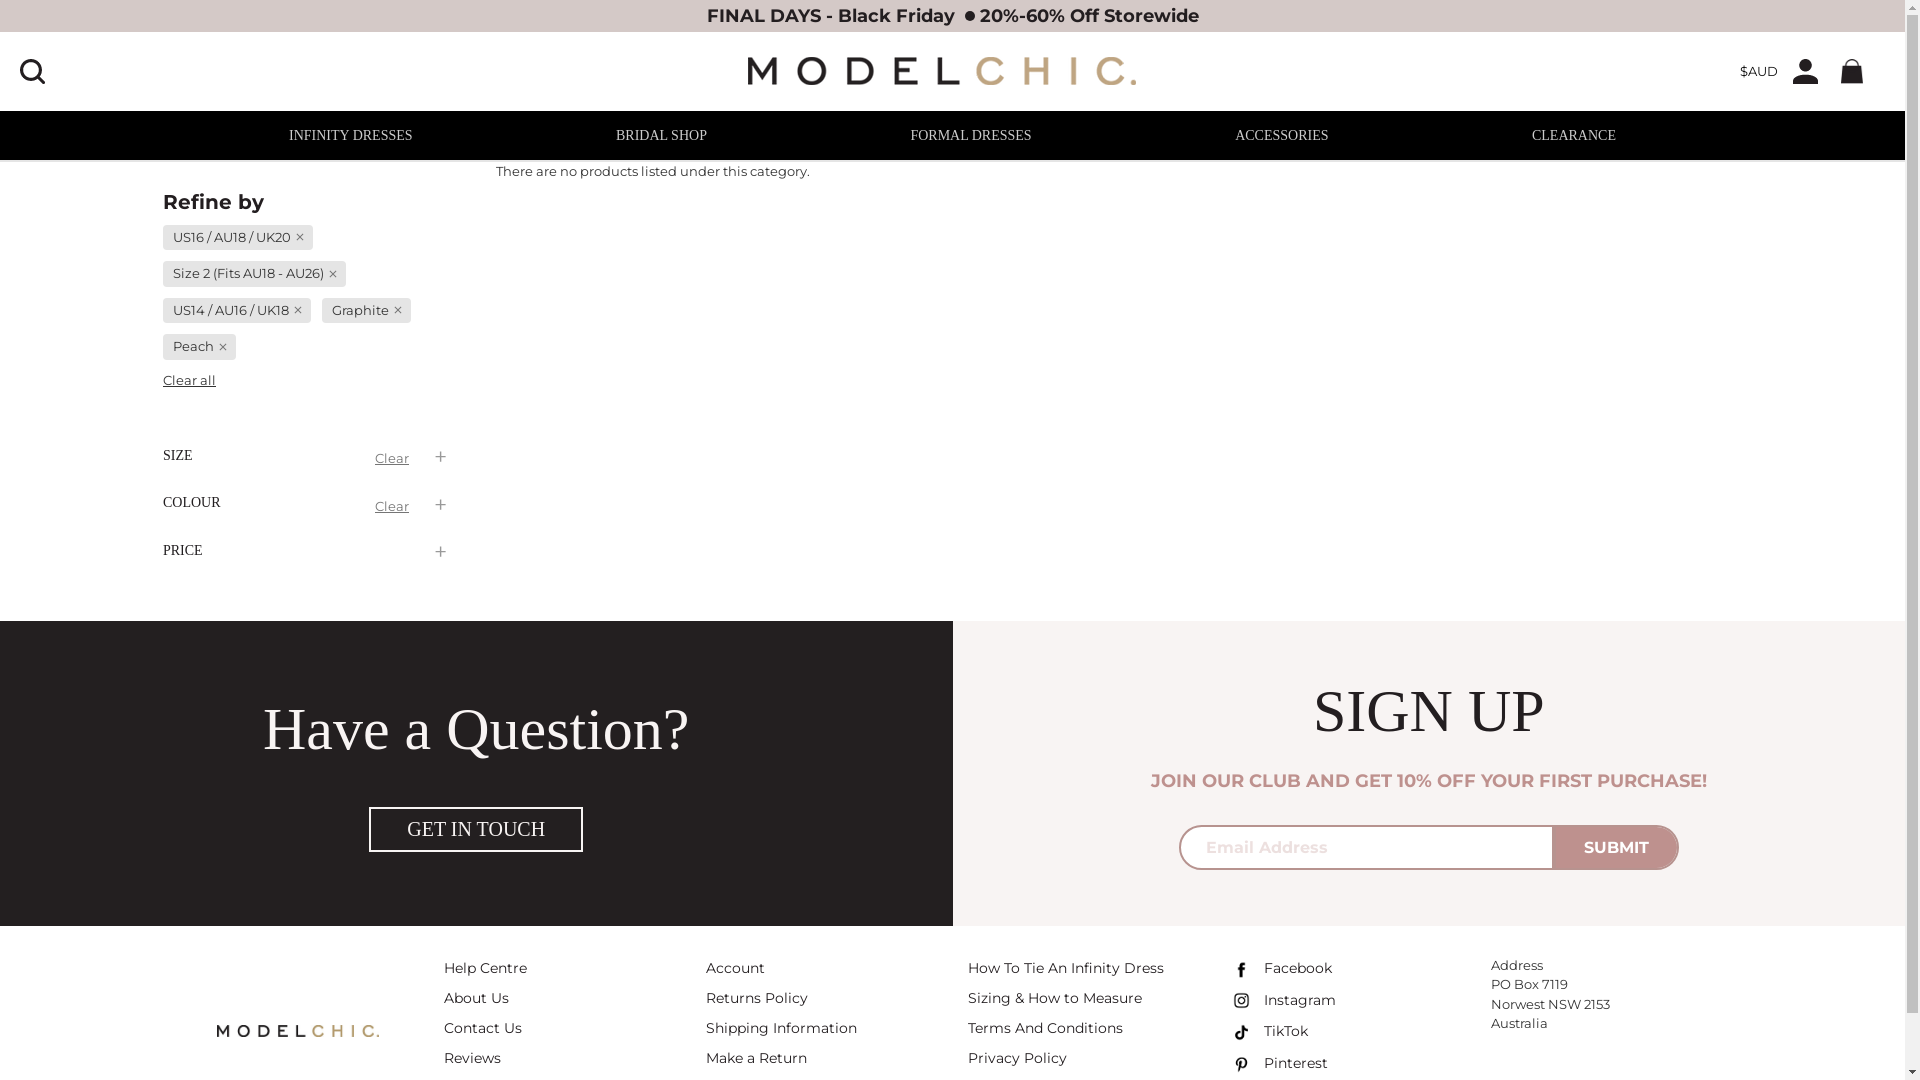 This screenshot has height=1080, width=1920. What do you see at coordinates (661, 135) in the screenshot?
I see `'BRIDAL SHOP'` at bounding box center [661, 135].